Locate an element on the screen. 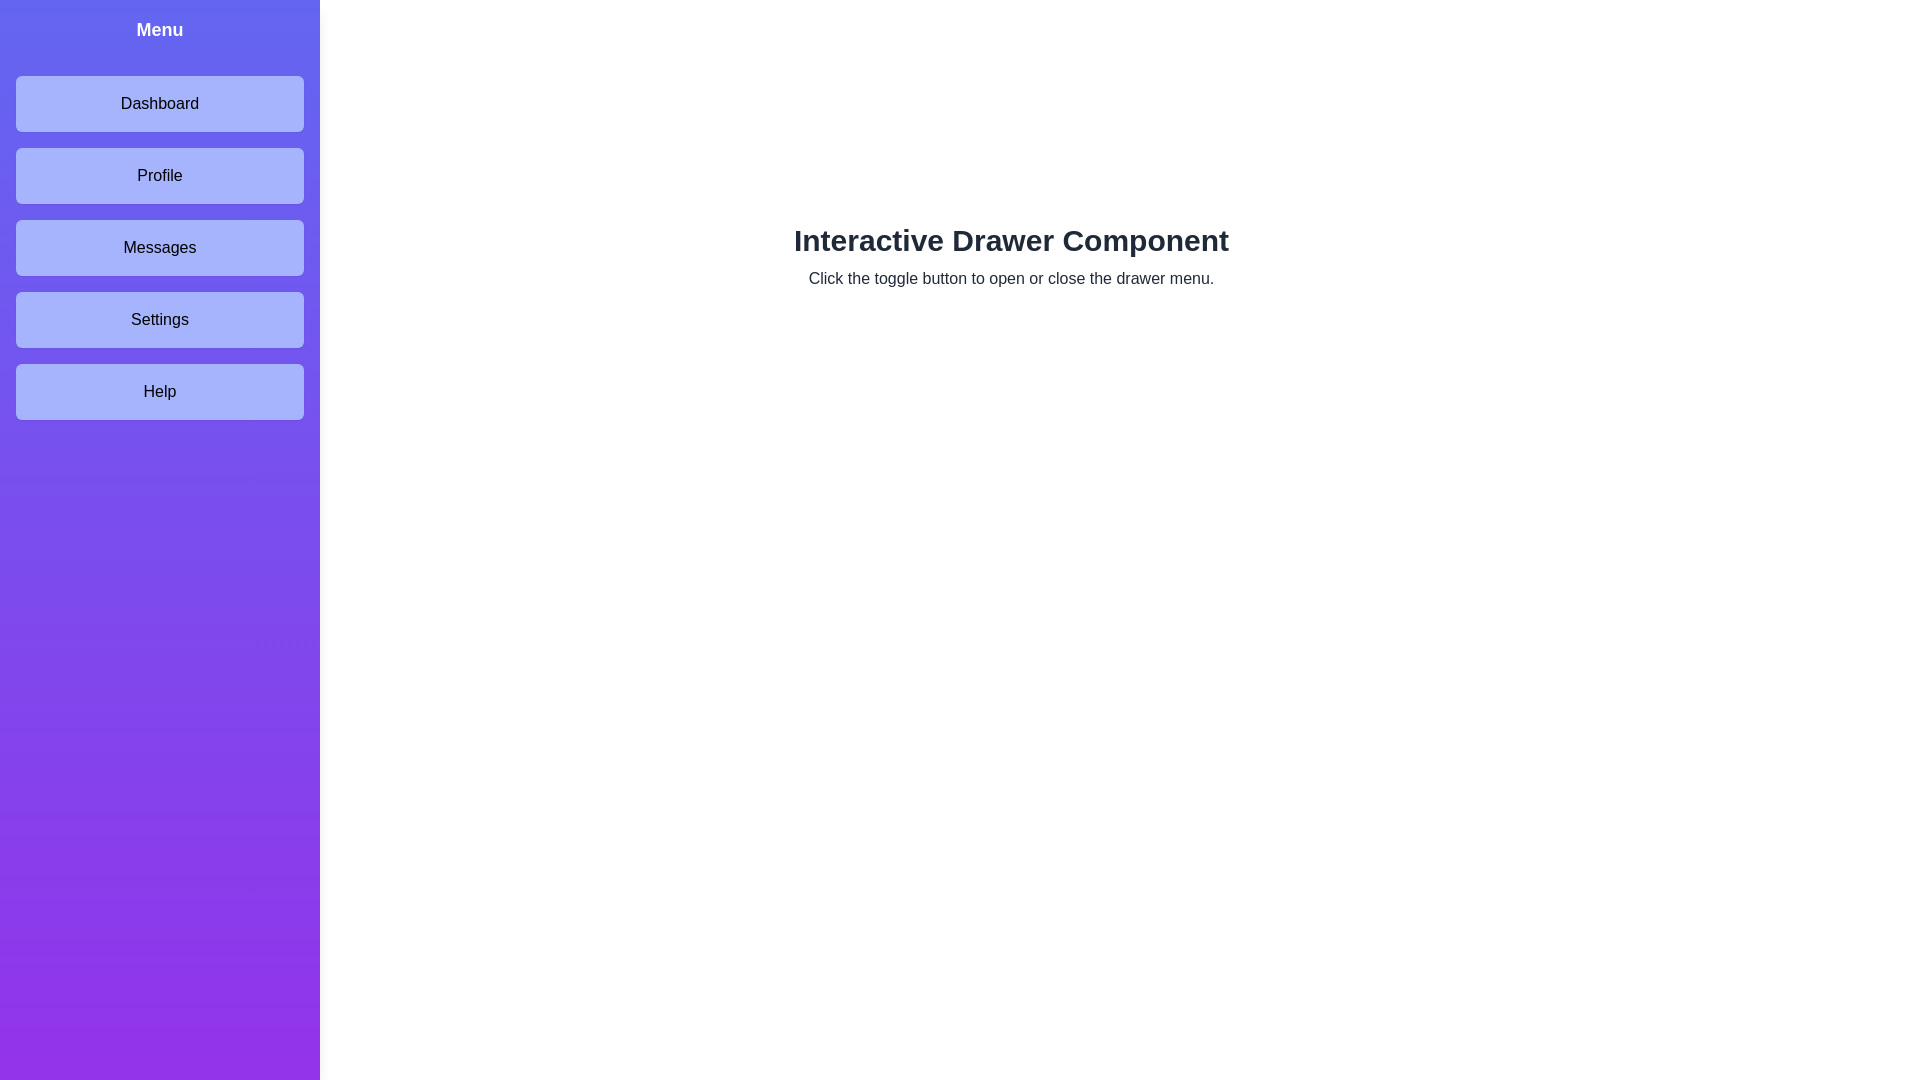 The image size is (1920, 1080). the menu item labeled Dashboard is located at coordinates (158, 104).